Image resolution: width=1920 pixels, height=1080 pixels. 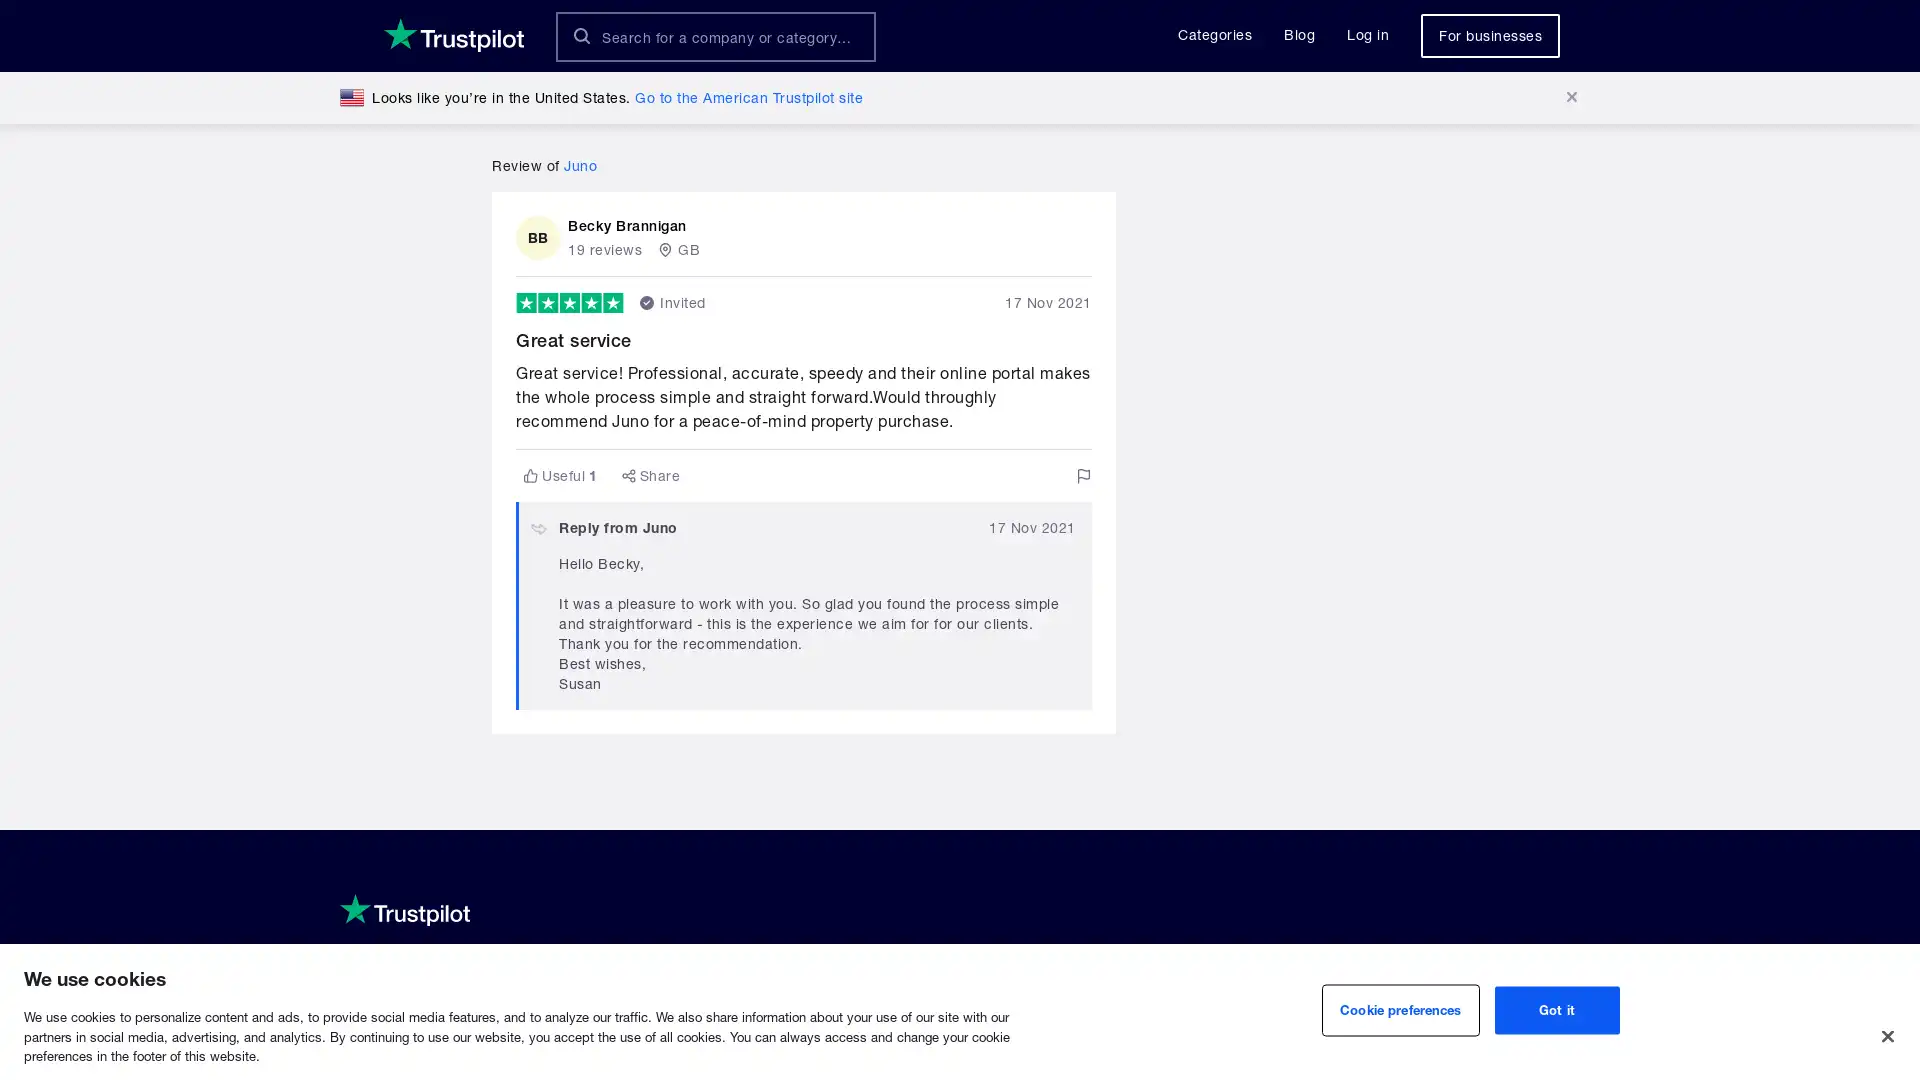 I want to click on Search, so click(x=580, y=36).